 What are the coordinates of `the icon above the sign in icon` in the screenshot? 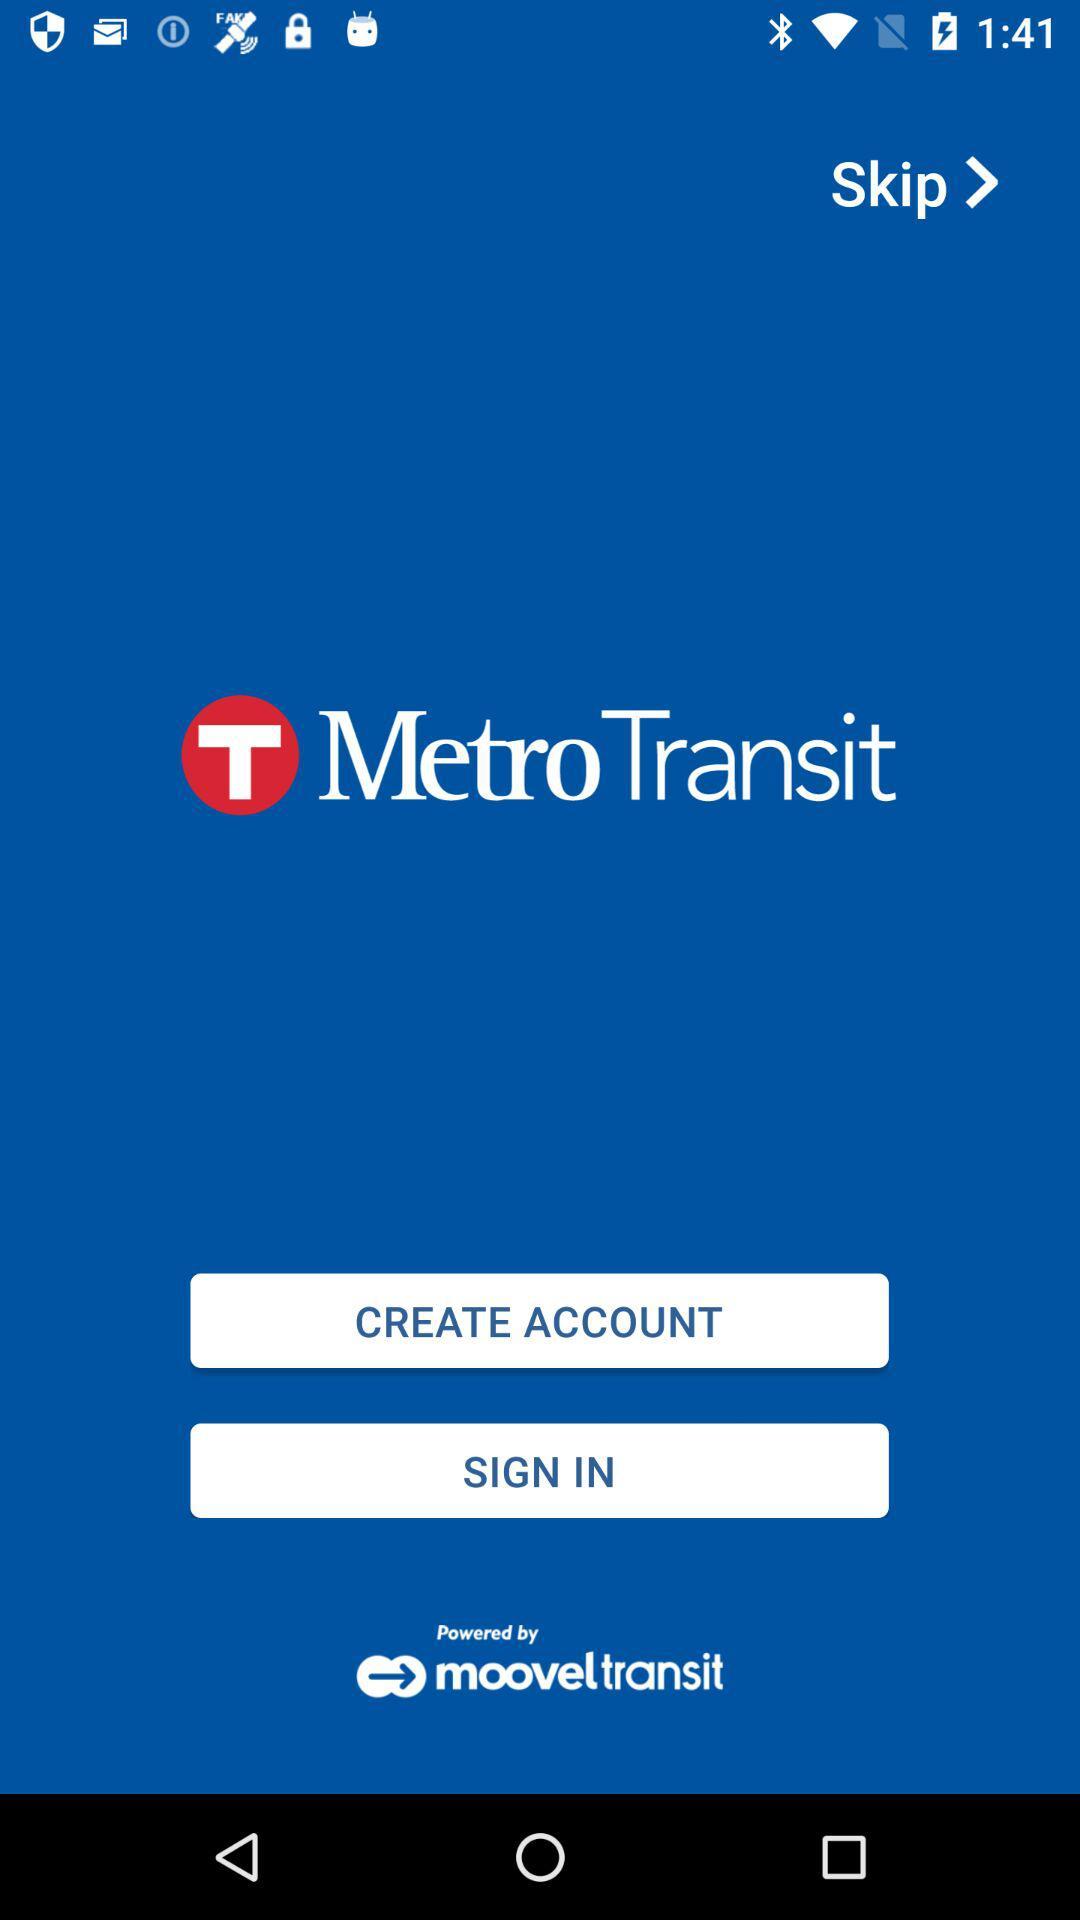 It's located at (538, 1320).